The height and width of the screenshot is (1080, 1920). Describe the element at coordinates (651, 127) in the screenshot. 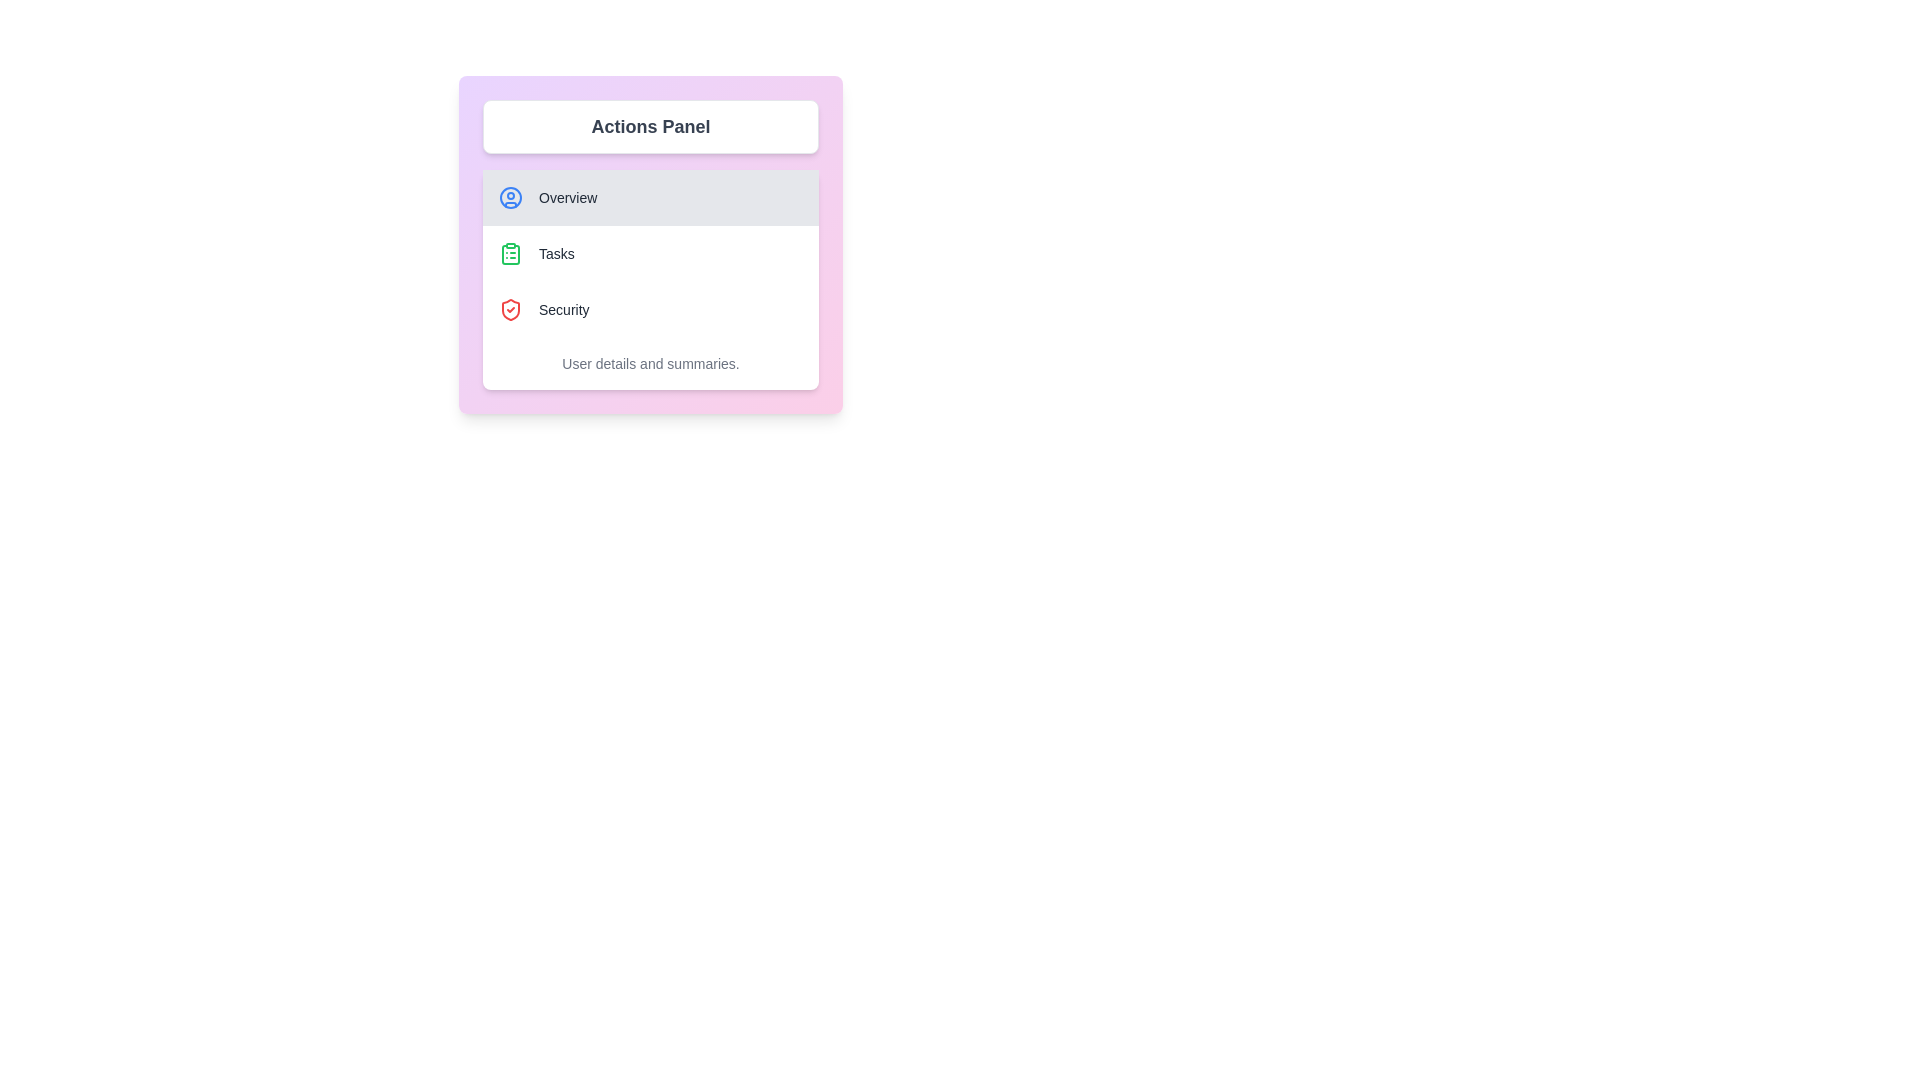

I see `the 'Actions Panel' button to toggle the visibility of the menu panel` at that location.